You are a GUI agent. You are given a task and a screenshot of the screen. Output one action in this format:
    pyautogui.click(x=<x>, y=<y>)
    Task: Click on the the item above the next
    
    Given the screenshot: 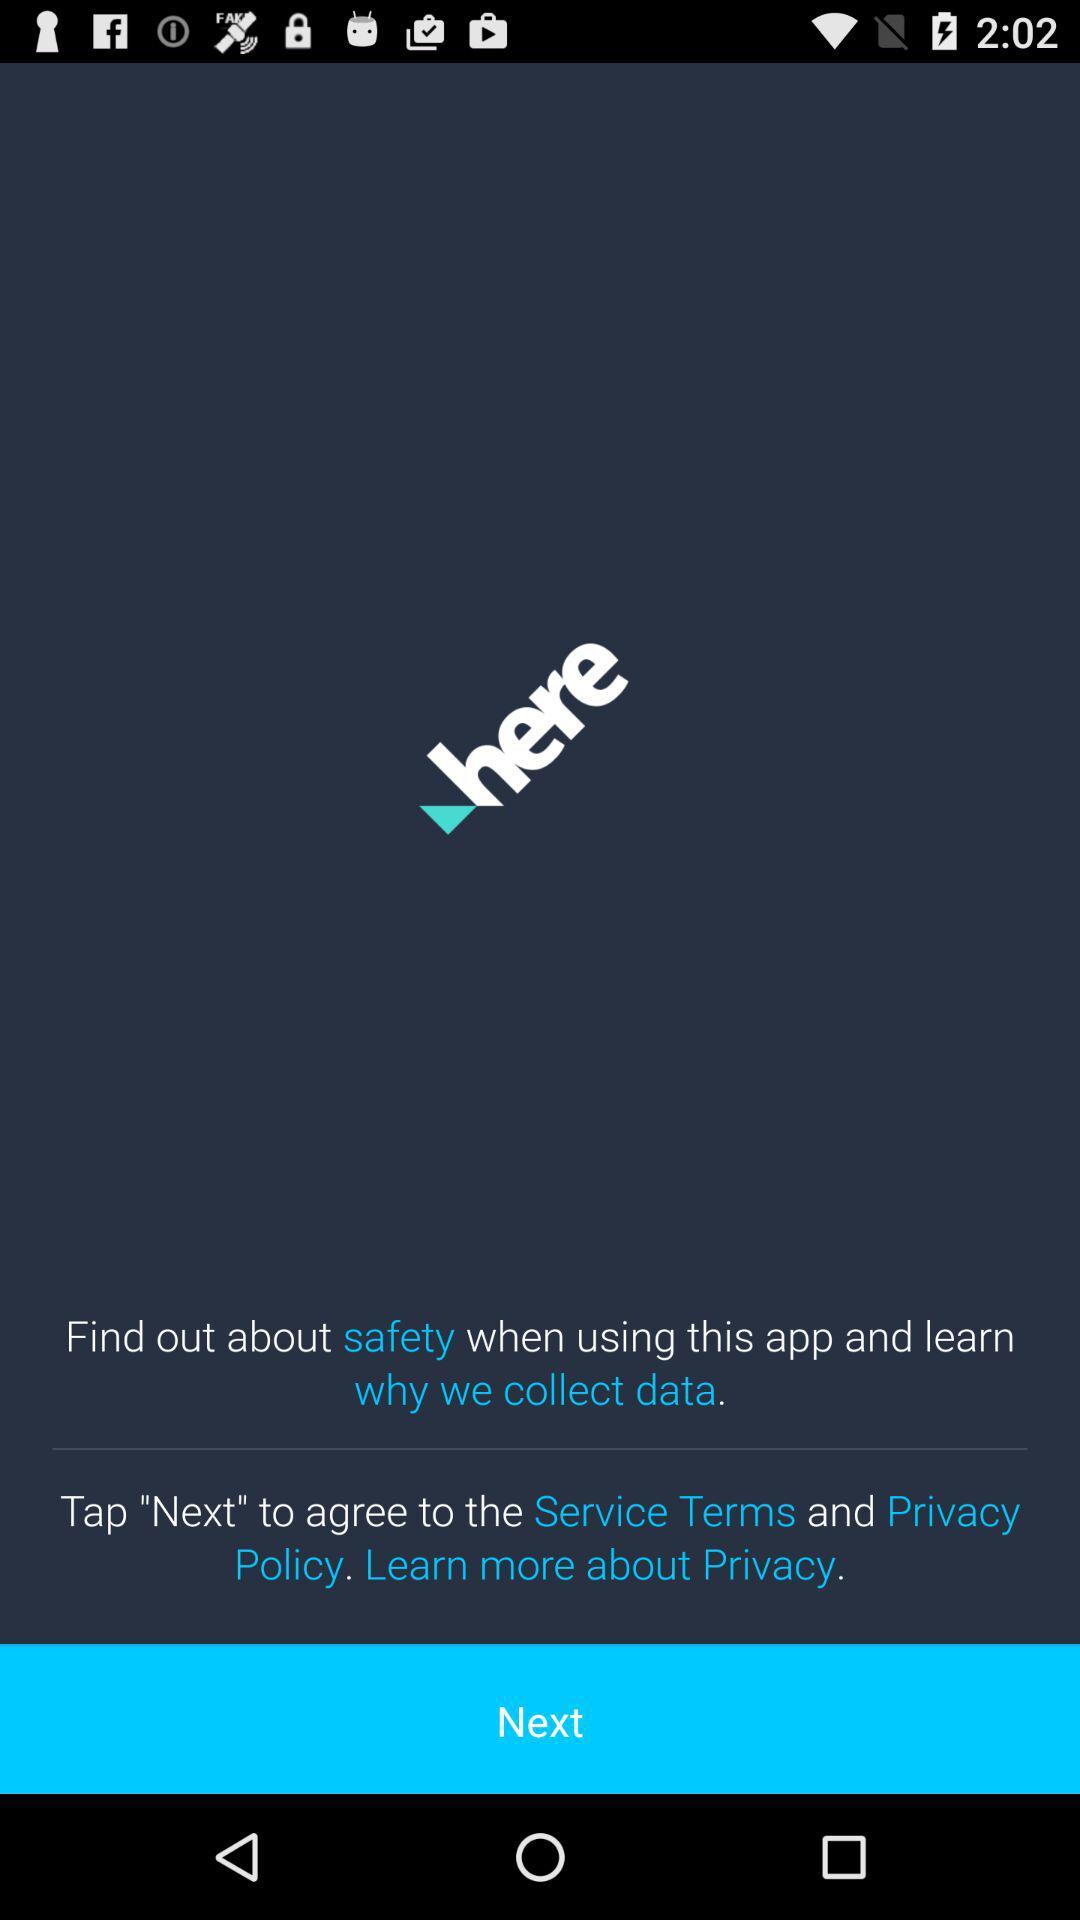 What is the action you would take?
    pyautogui.click(x=540, y=1535)
    